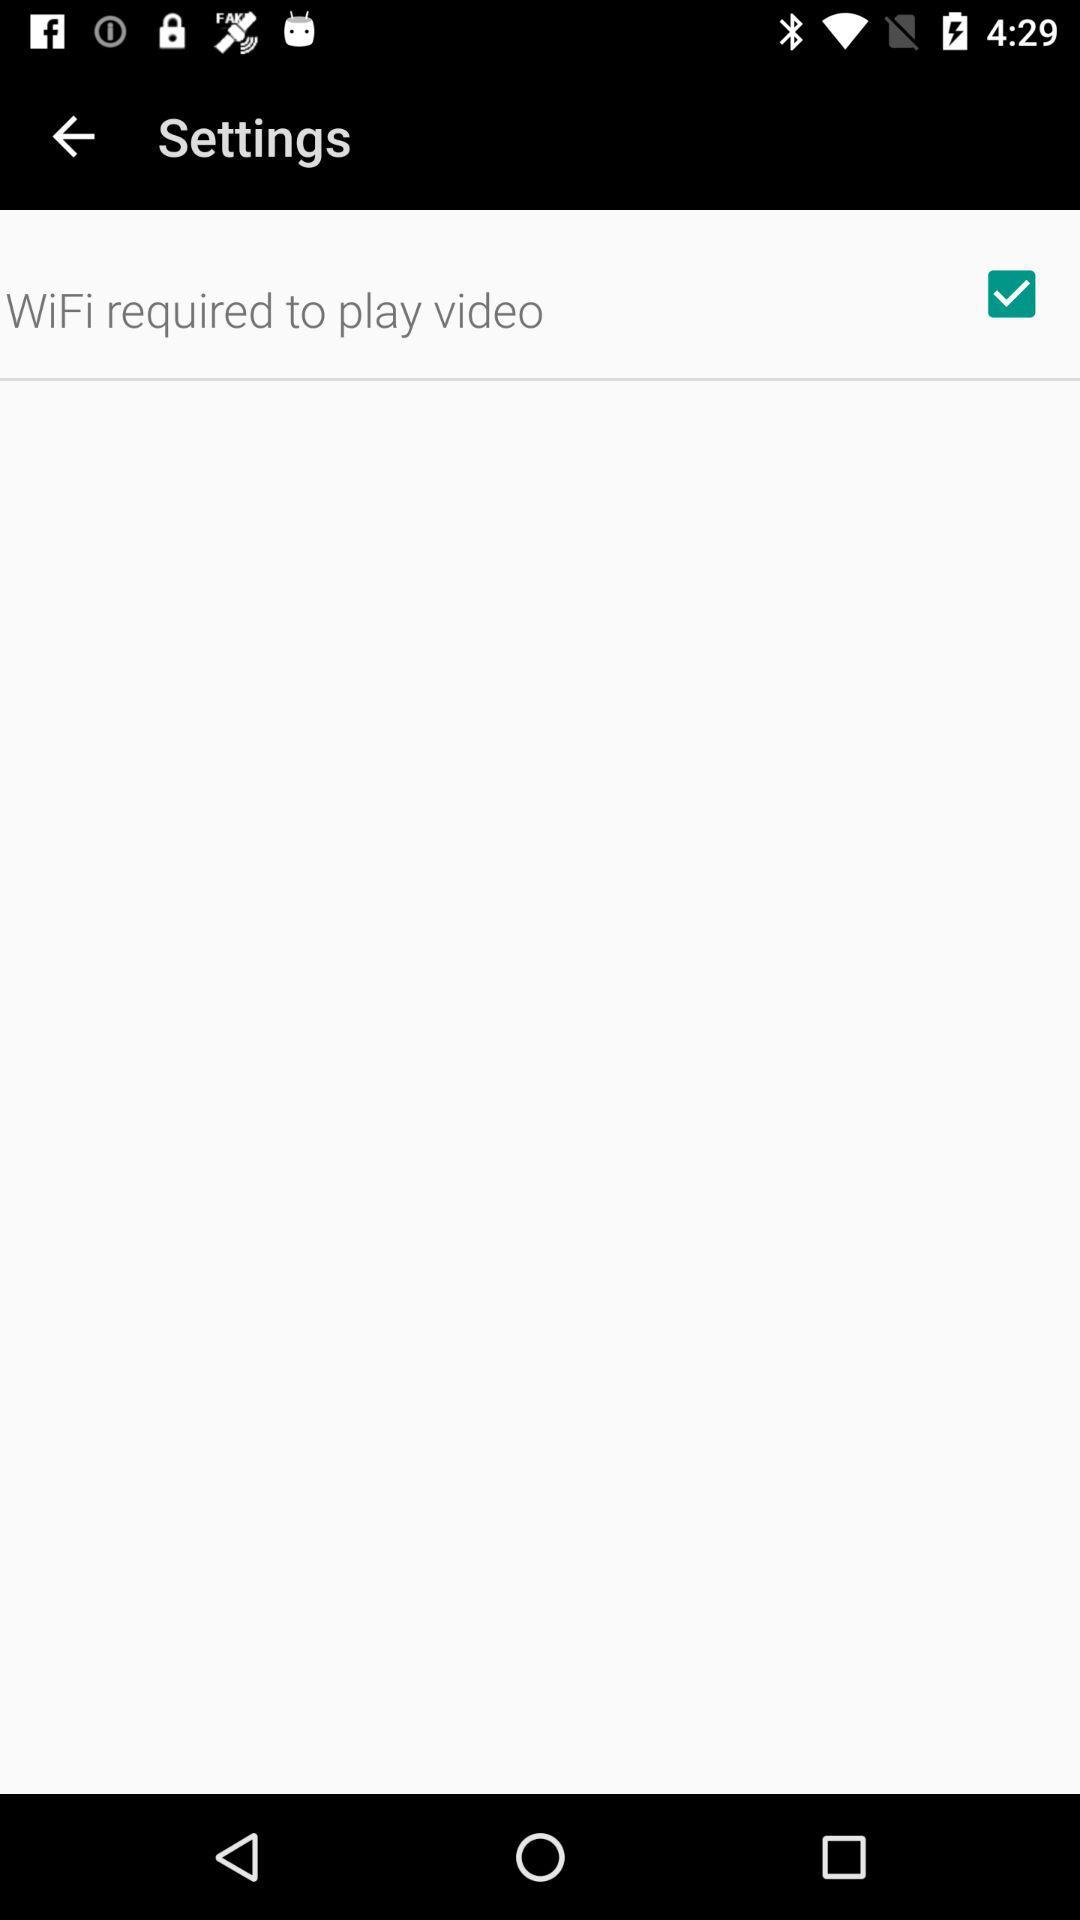 This screenshot has width=1080, height=1920. Describe the element at coordinates (72, 135) in the screenshot. I see `the app above the wifi required to icon` at that location.